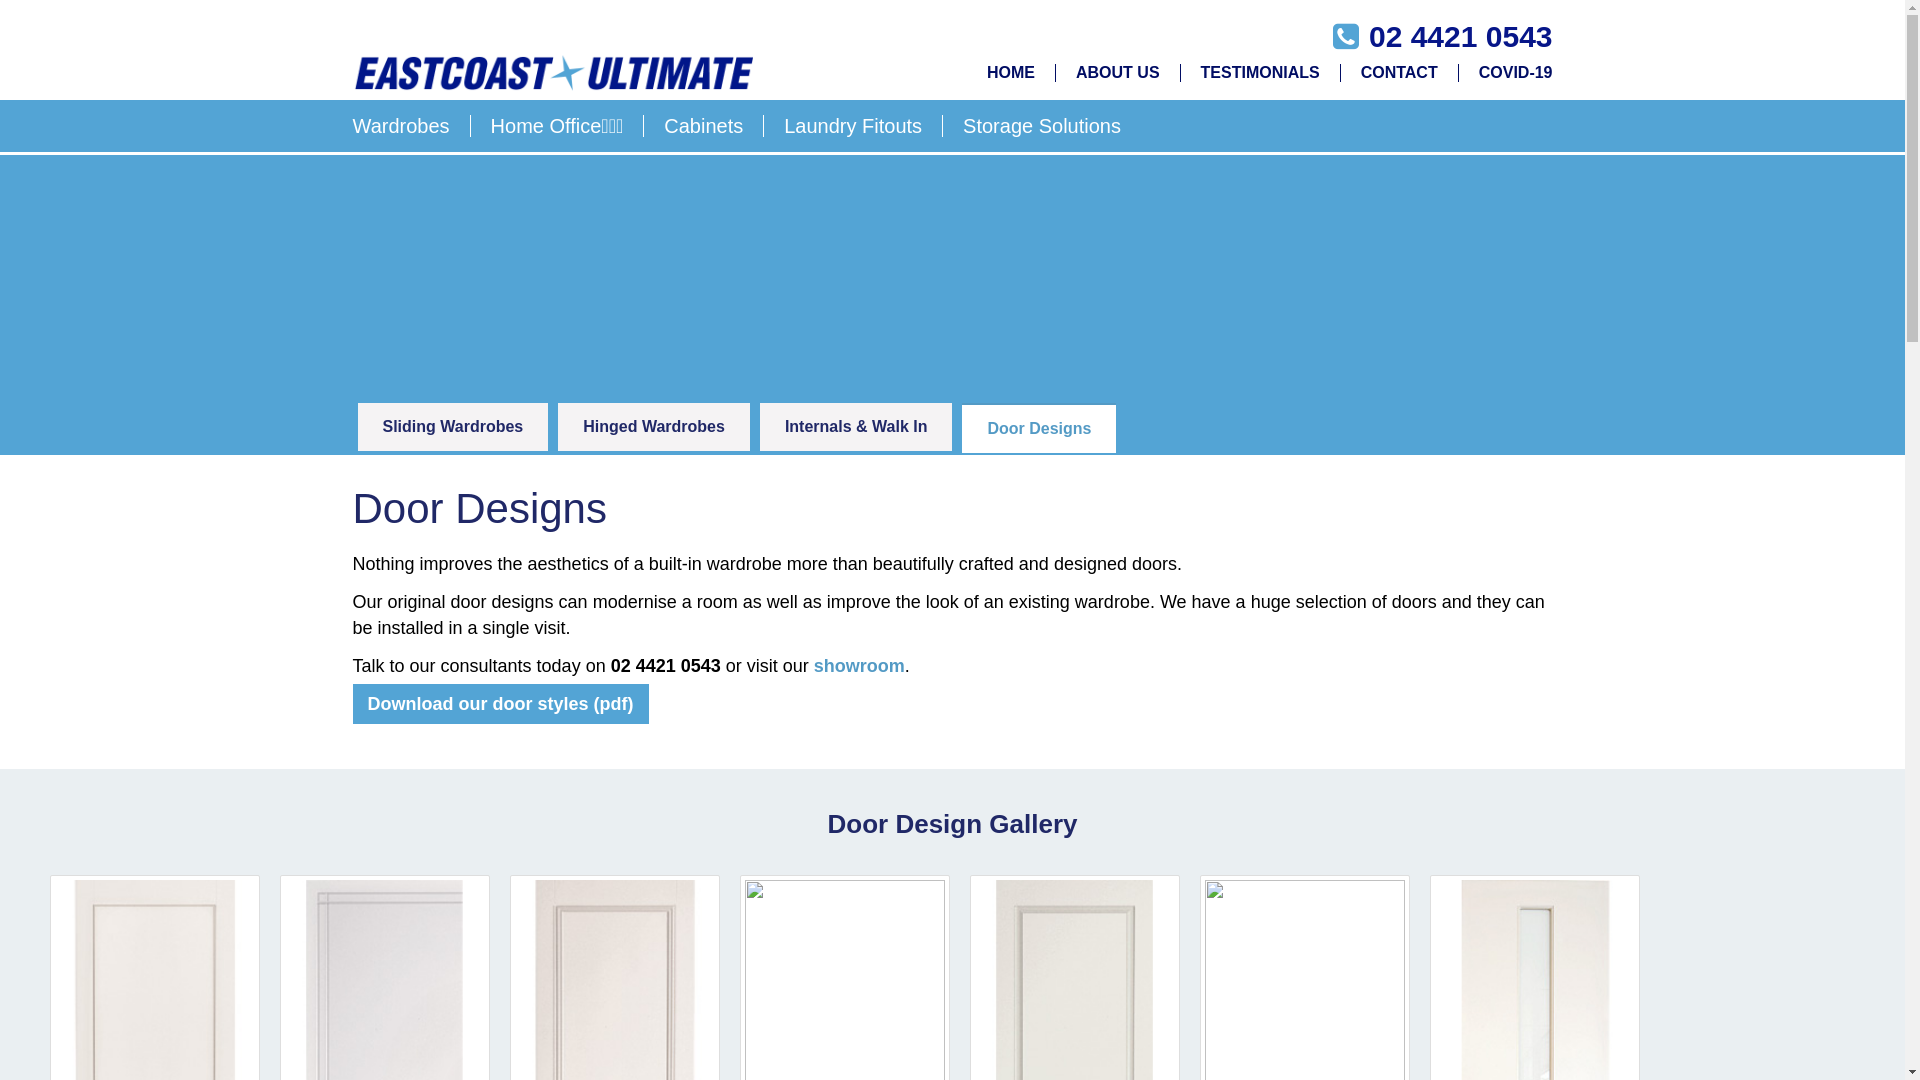 Image resolution: width=1920 pixels, height=1080 pixels. What do you see at coordinates (1011, 72) in the screenshot?
I see `'HOME'` at bounding box center [1011, 72].